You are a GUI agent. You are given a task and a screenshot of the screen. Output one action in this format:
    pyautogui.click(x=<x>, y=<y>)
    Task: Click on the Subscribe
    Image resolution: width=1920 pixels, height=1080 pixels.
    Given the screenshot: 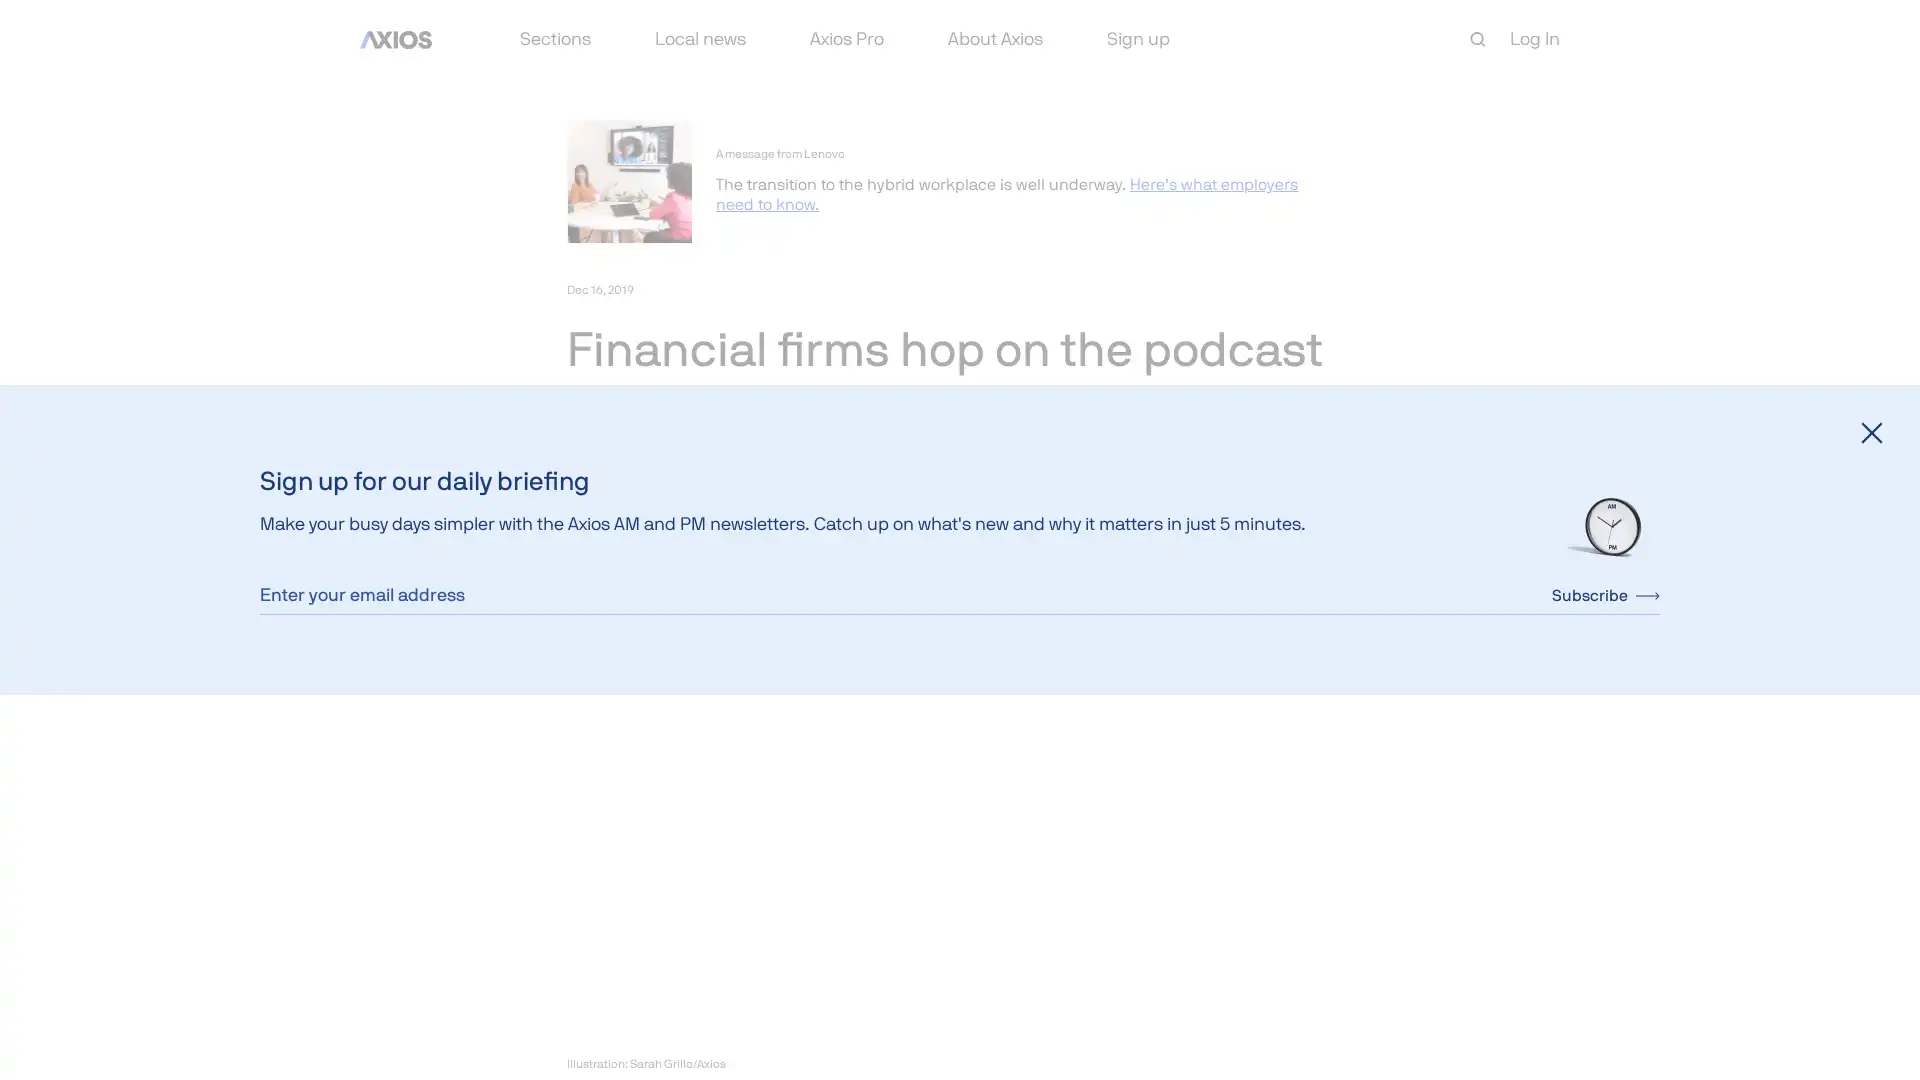 What is the action you would take?
    pyautogui.click(x=1606, y=593)
    